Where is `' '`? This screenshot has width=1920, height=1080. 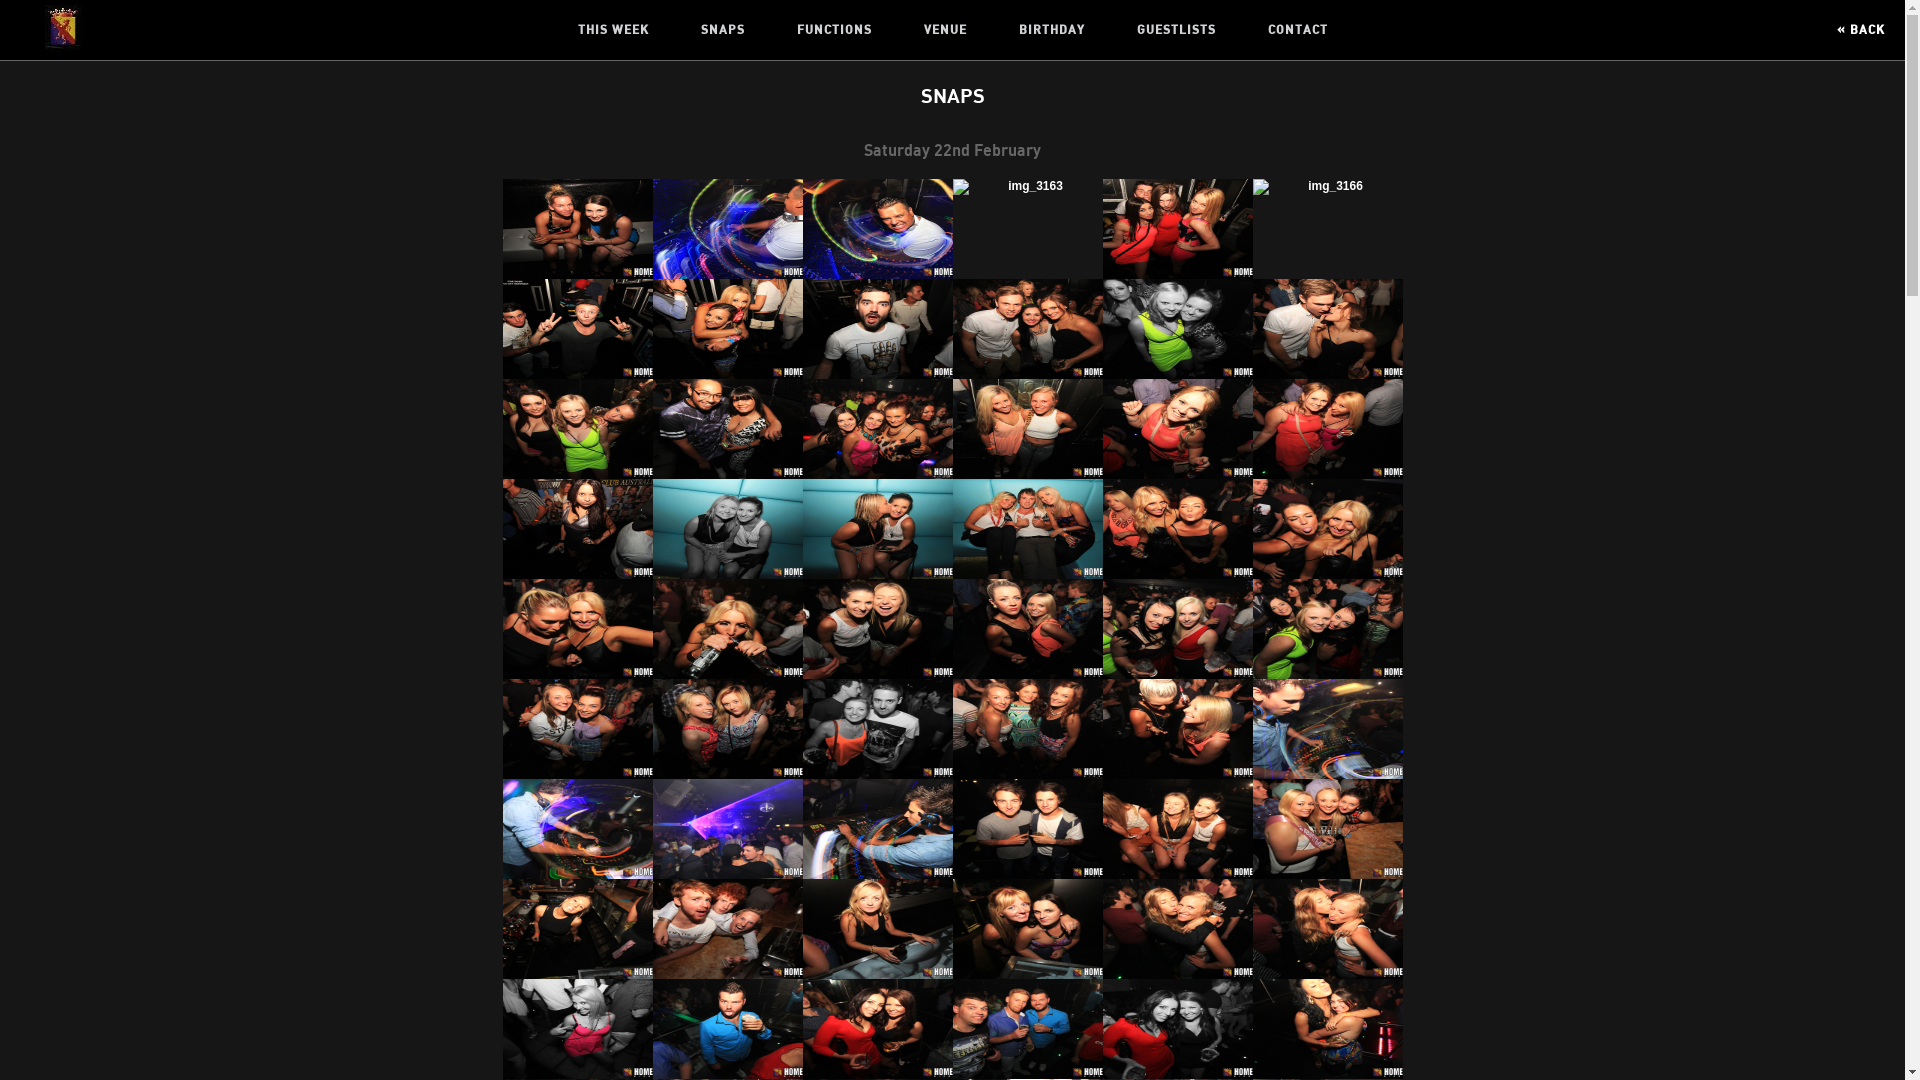 ' ' is located at coordinates (1176, 829).